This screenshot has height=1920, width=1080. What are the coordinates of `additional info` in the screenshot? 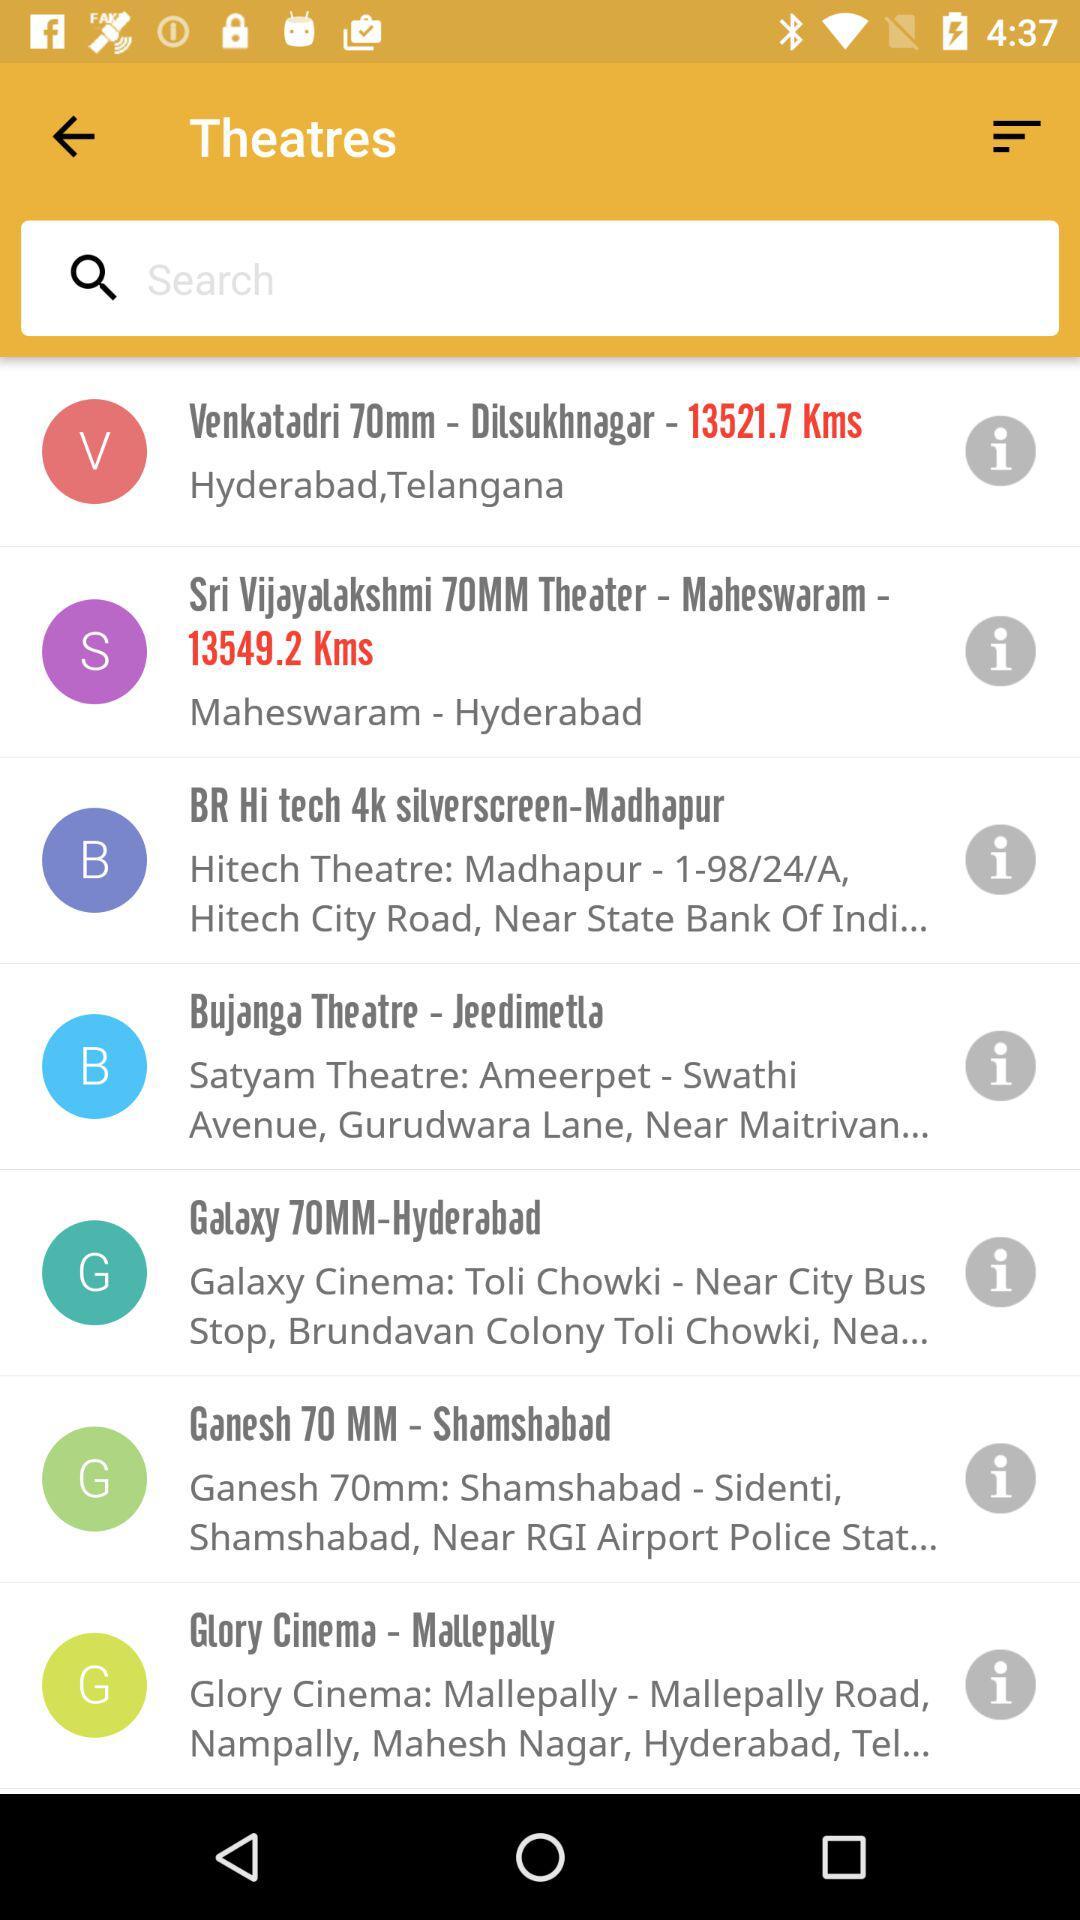 It's located at (1001, 1684).